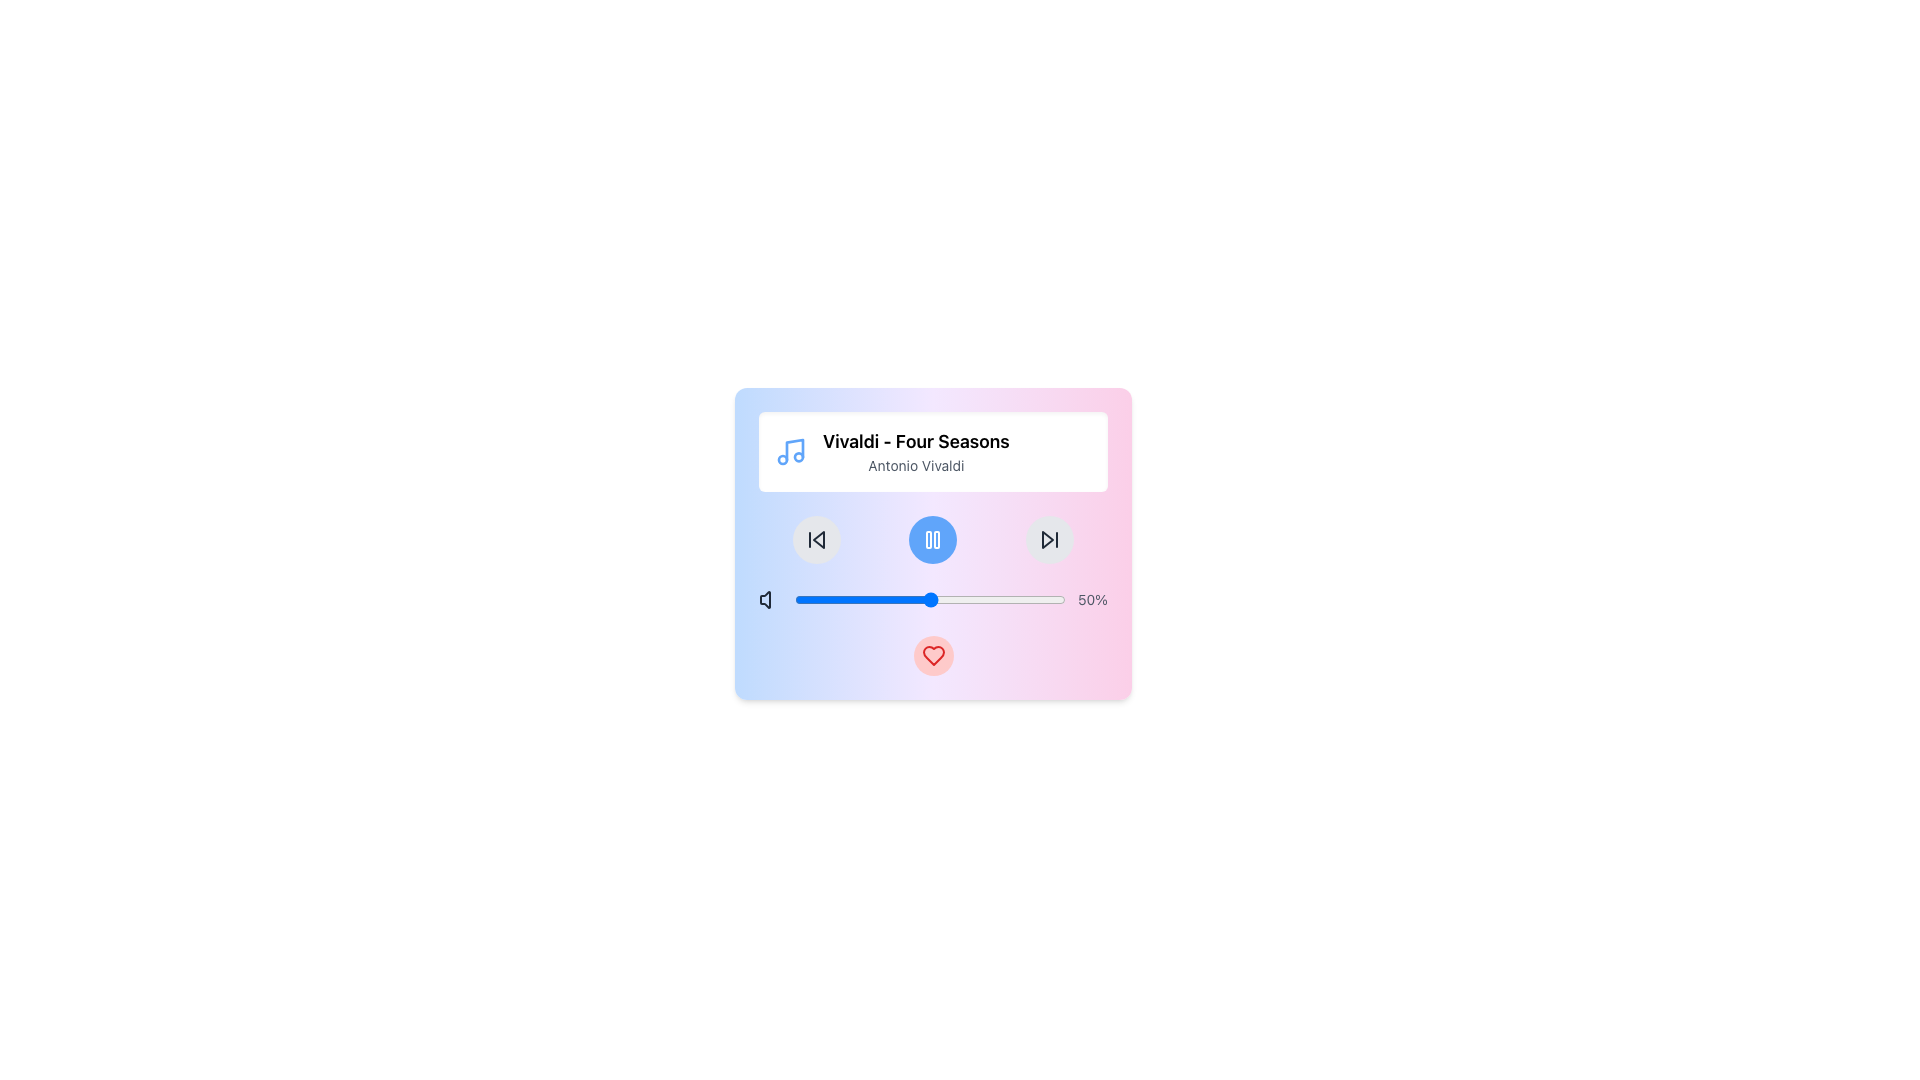  I want to click on the heart-shaped button with a light red background located at the bottom of the card interface, so click(932, 655).